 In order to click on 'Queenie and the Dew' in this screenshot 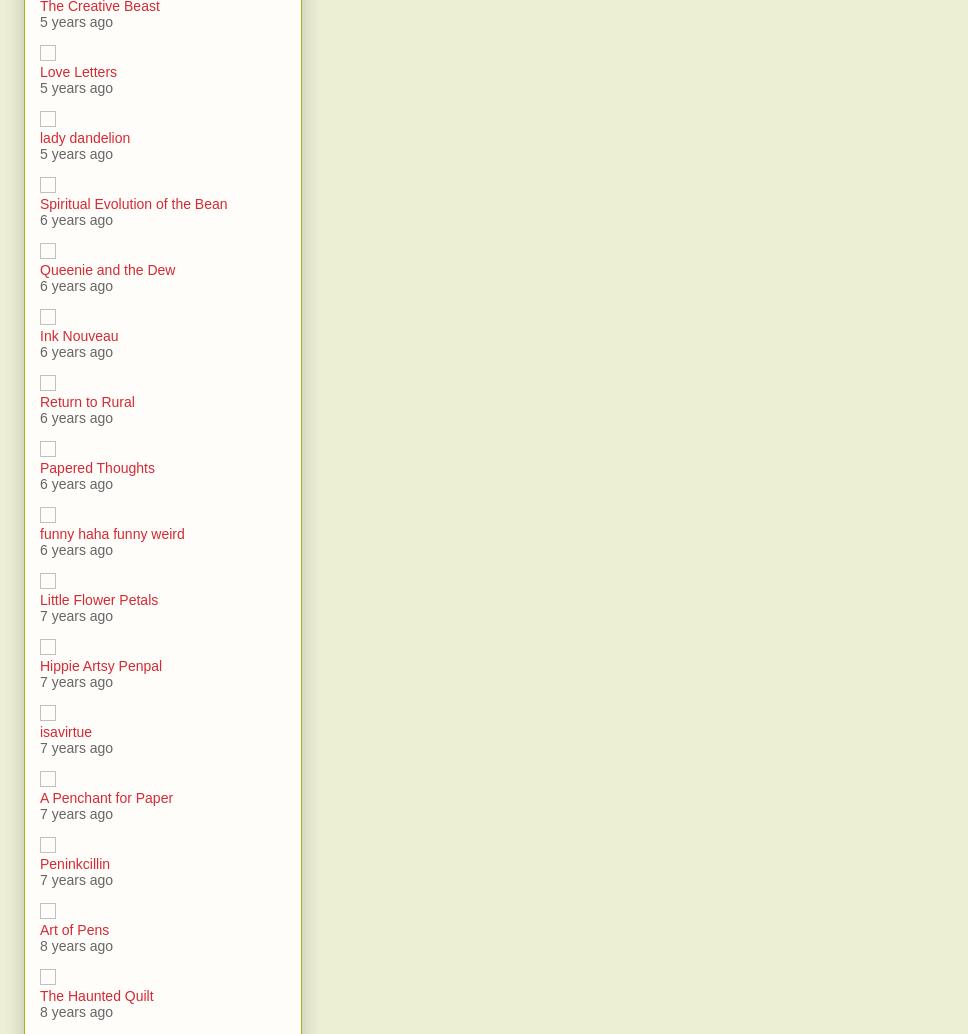, I will do `click(39, 268)`.